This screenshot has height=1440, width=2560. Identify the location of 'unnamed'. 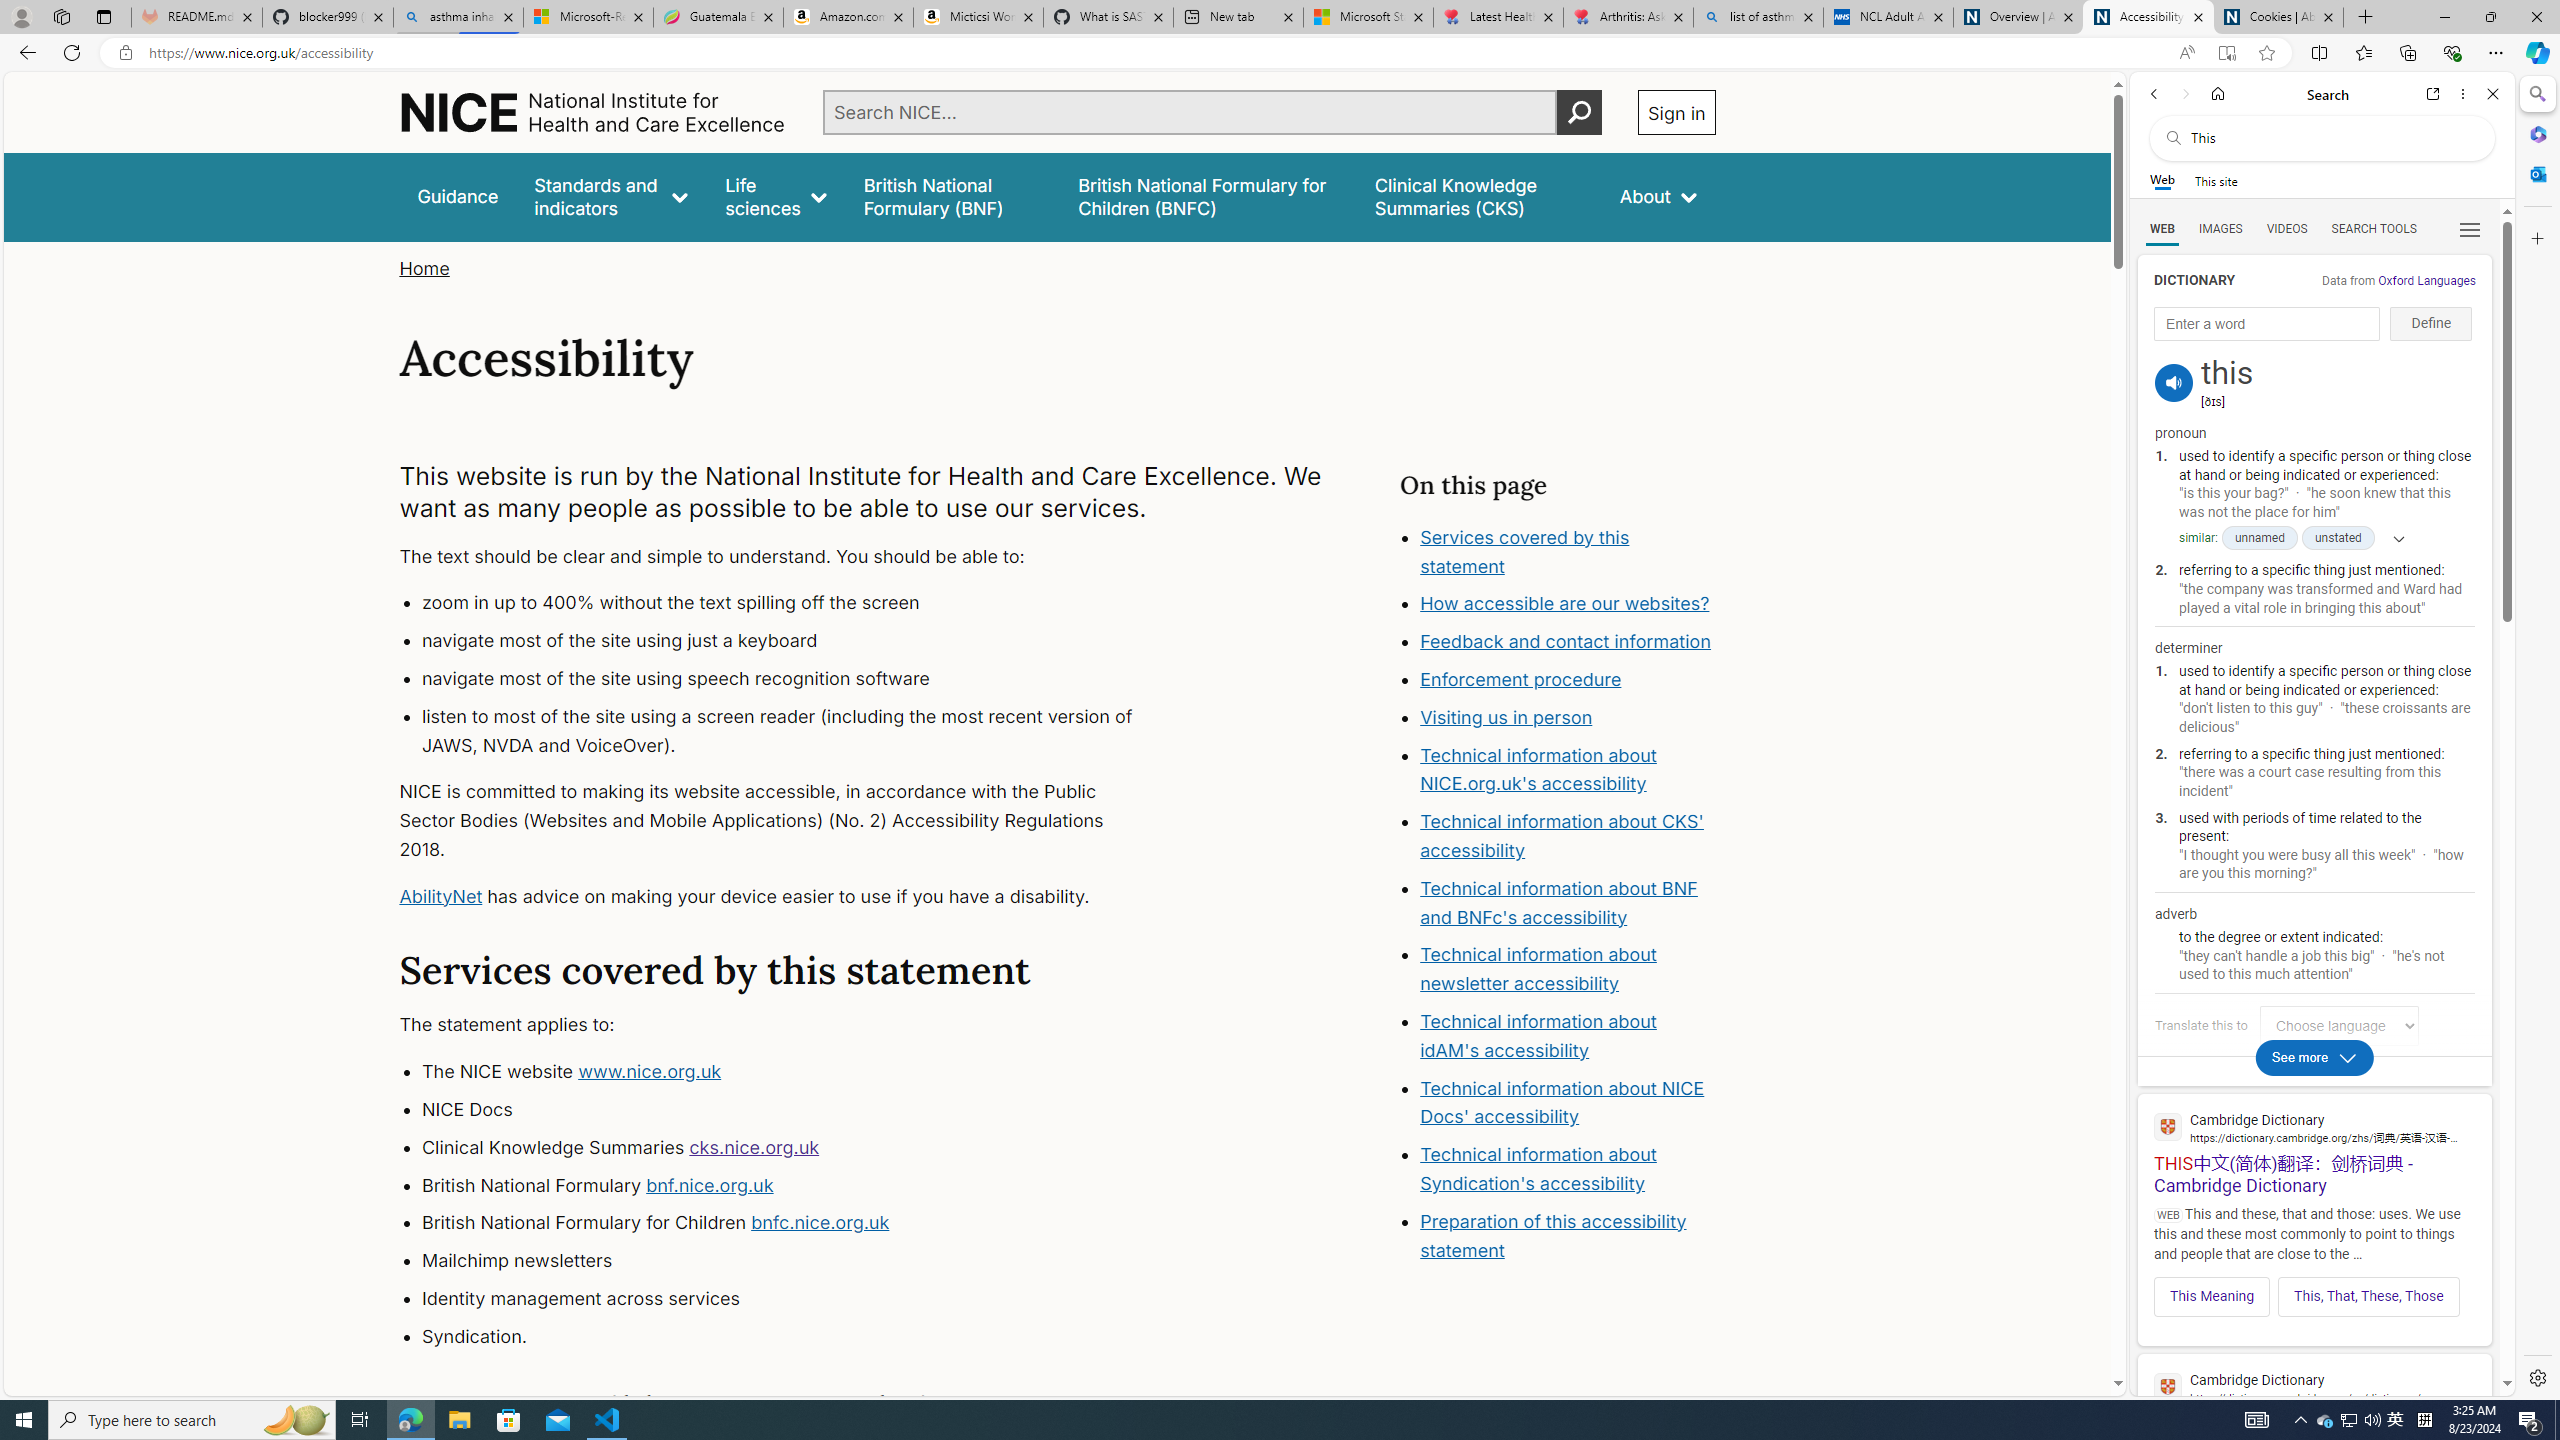
(2259, 537).